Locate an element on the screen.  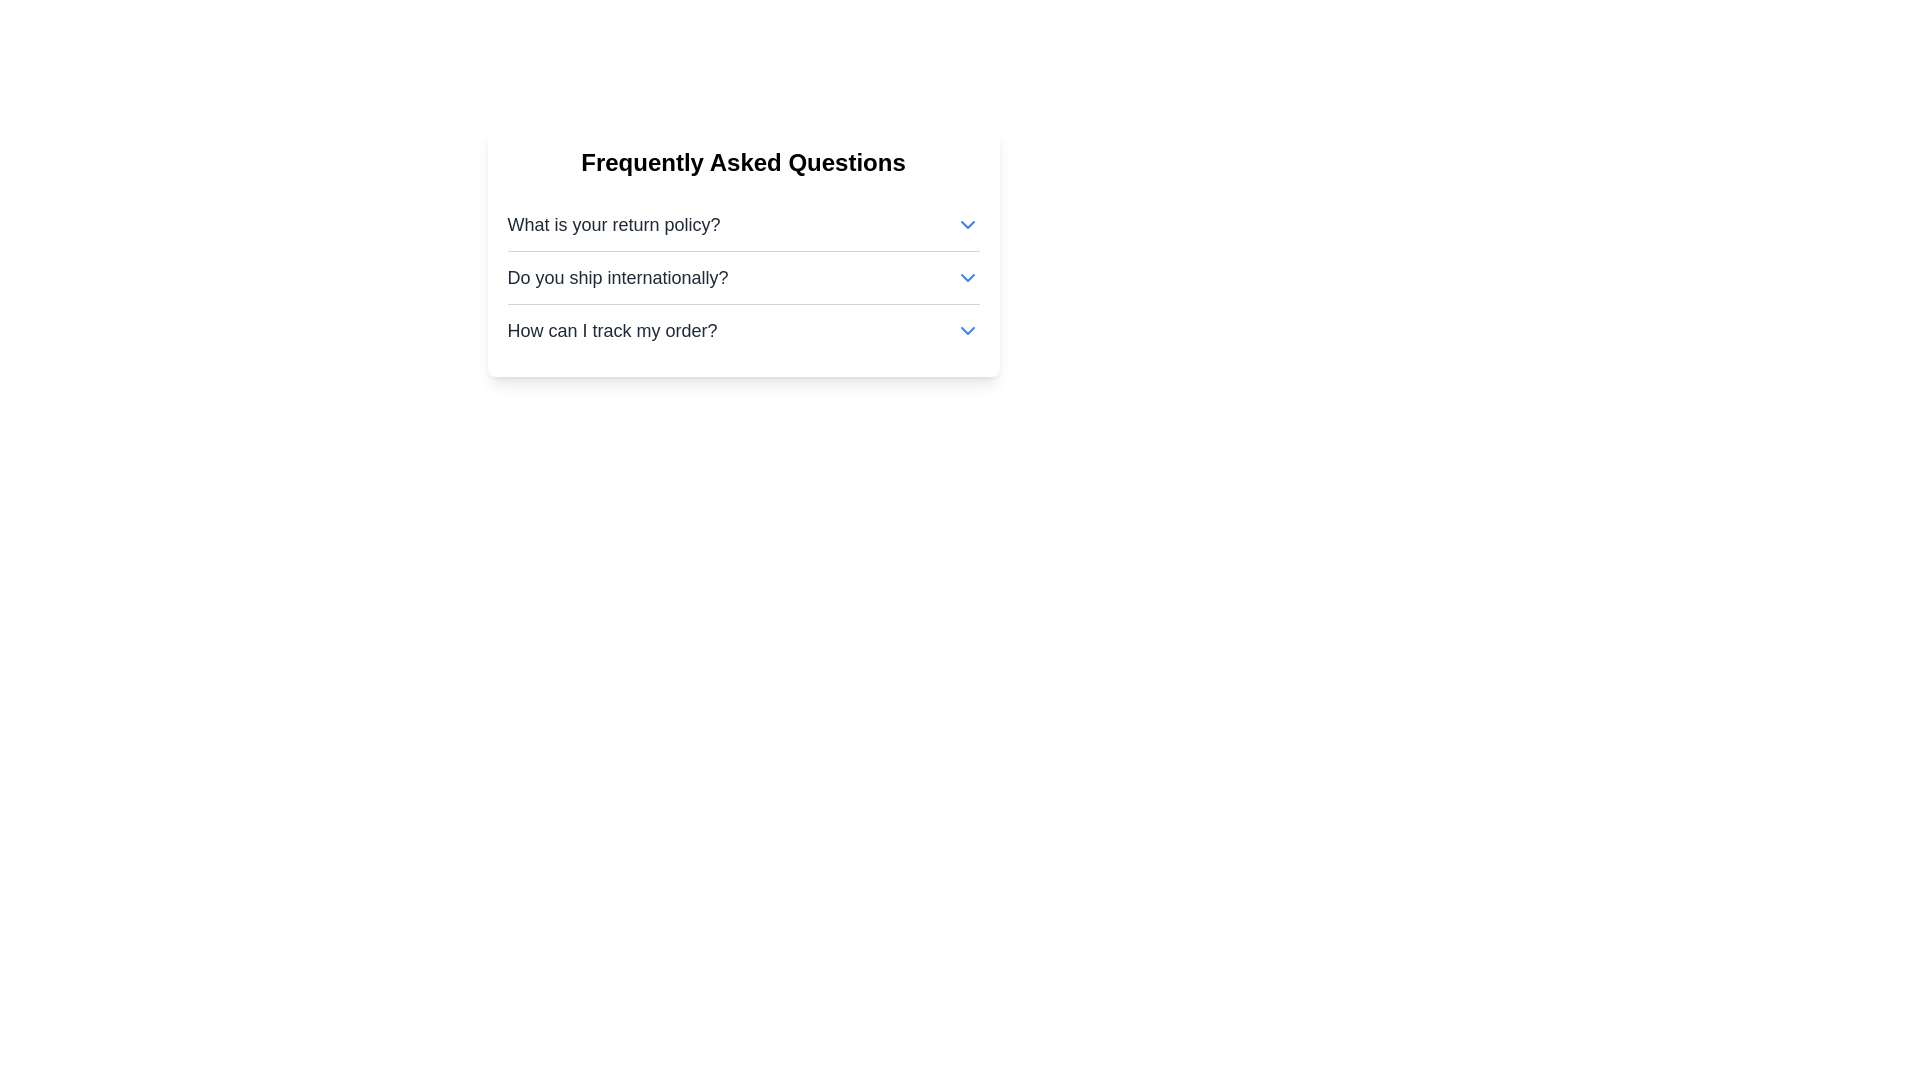
the first text label in the FAQ section, which is positioned adjacent to a chevron-down icon is located at coordinates (613, 224).